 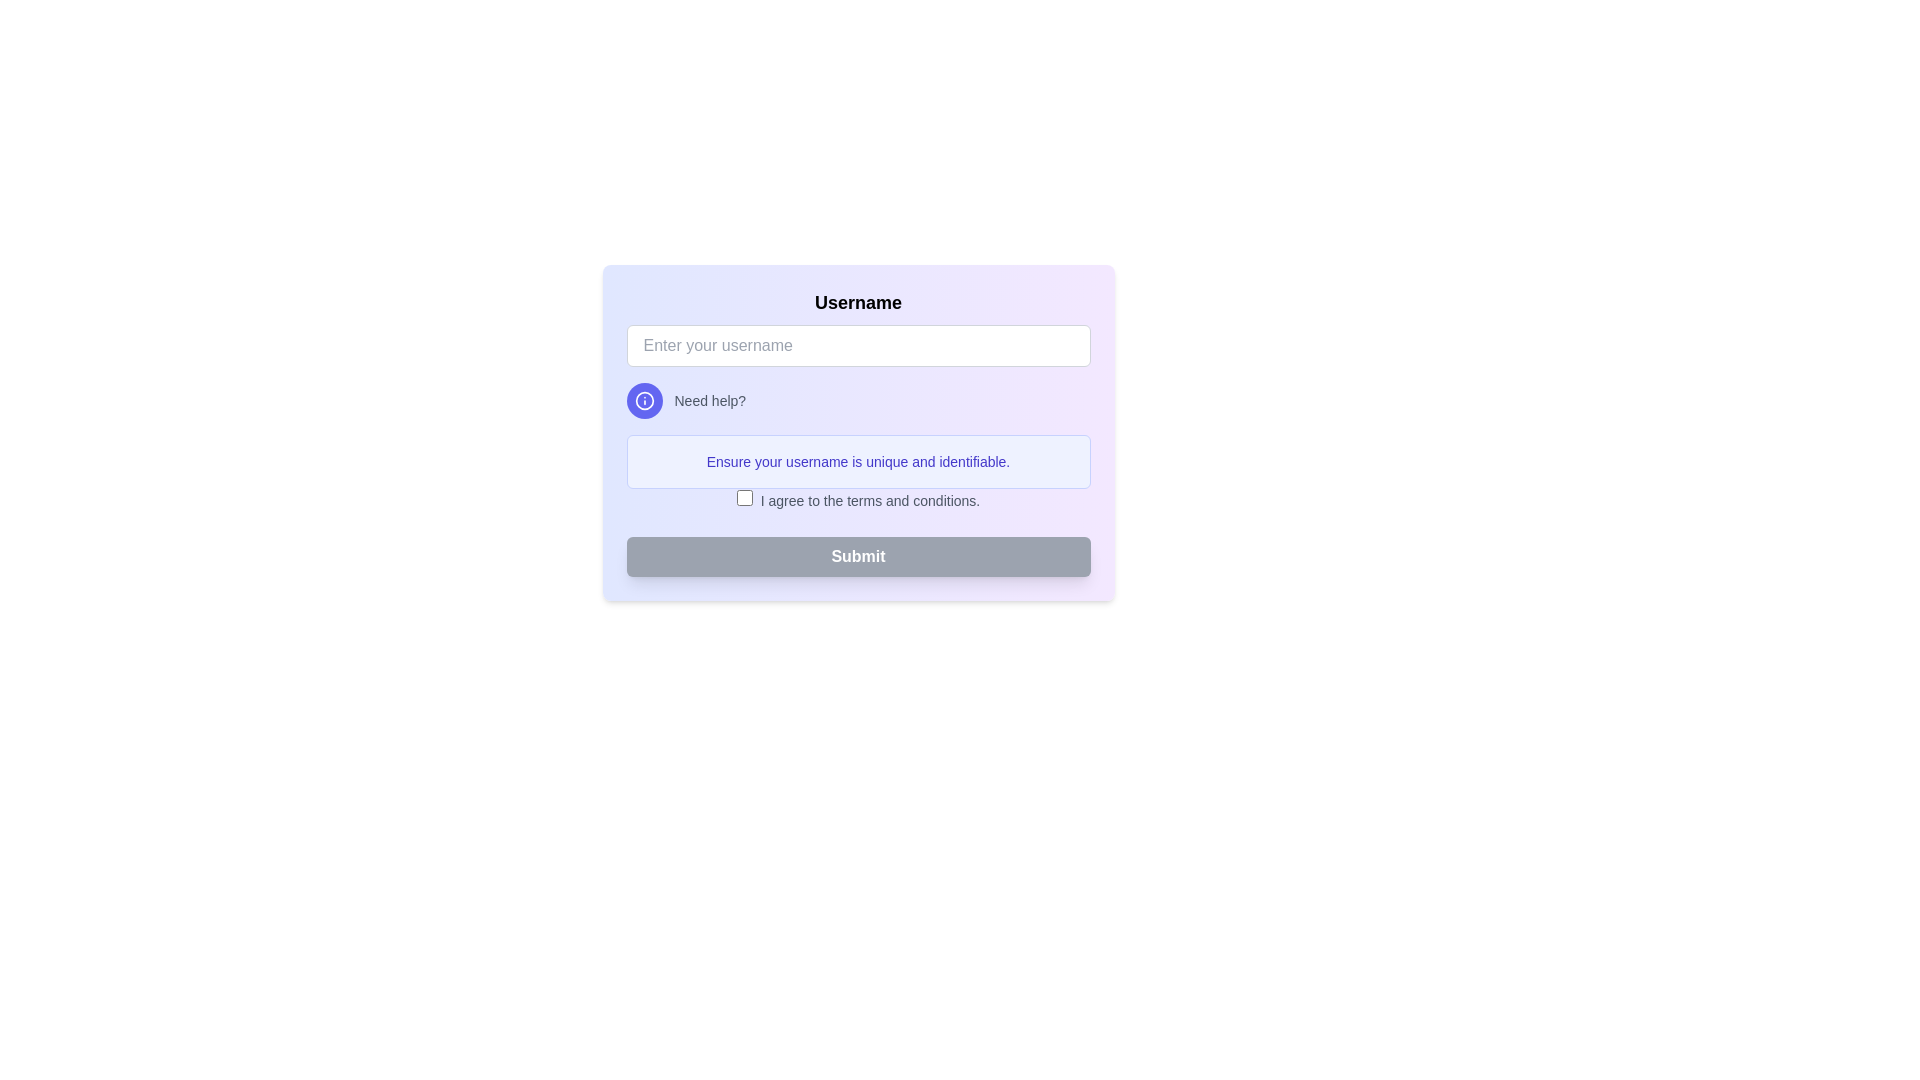 What do you see at coordinates (710, 401) in the screenshot?
I see `the text label 'Need help?' which is positioned to the right of the info icon button, indicating a subtle, informative purpose` at bounding box center [710, 401].